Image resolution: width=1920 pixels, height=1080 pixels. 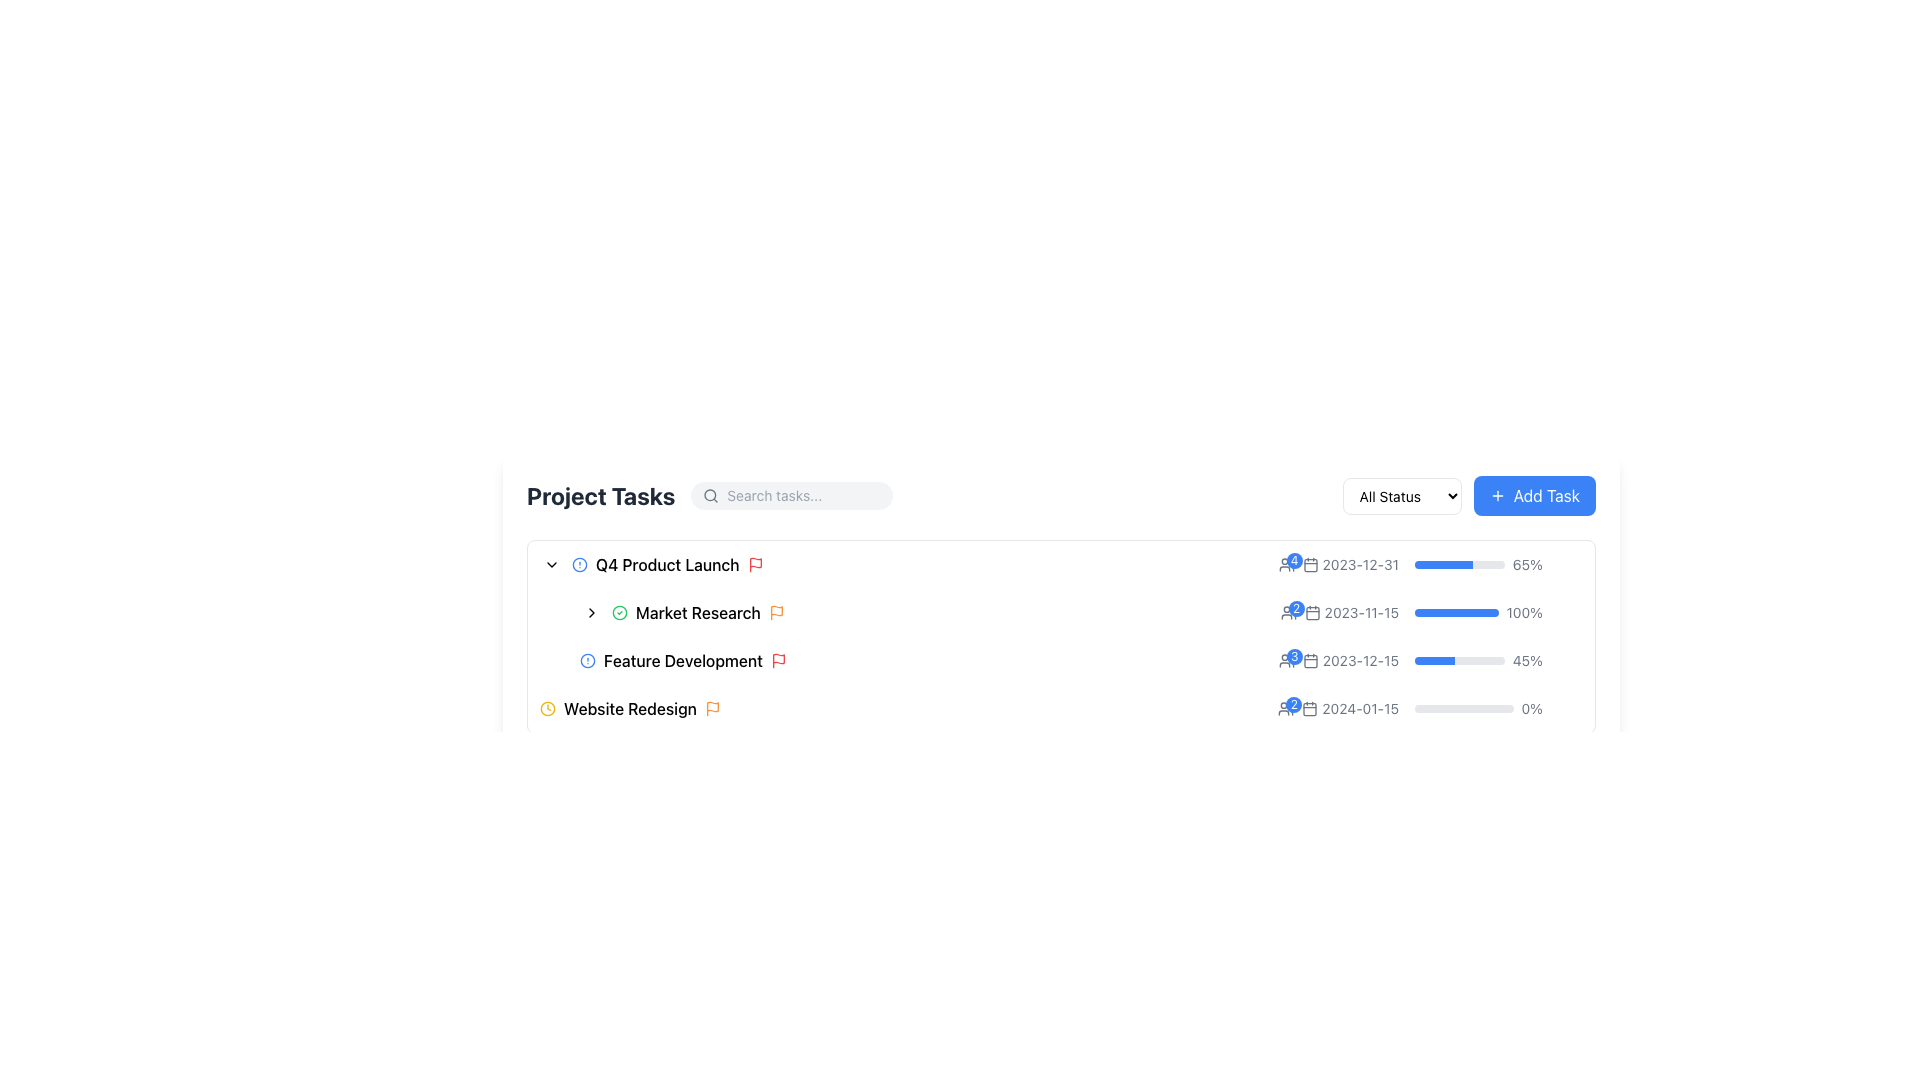 I want to click on the badge representing the number of users associated with the specific task or project, located in the lower-right part of the interface, directly to the left of the date '2024-01-15', so click(x=1286, y=708).